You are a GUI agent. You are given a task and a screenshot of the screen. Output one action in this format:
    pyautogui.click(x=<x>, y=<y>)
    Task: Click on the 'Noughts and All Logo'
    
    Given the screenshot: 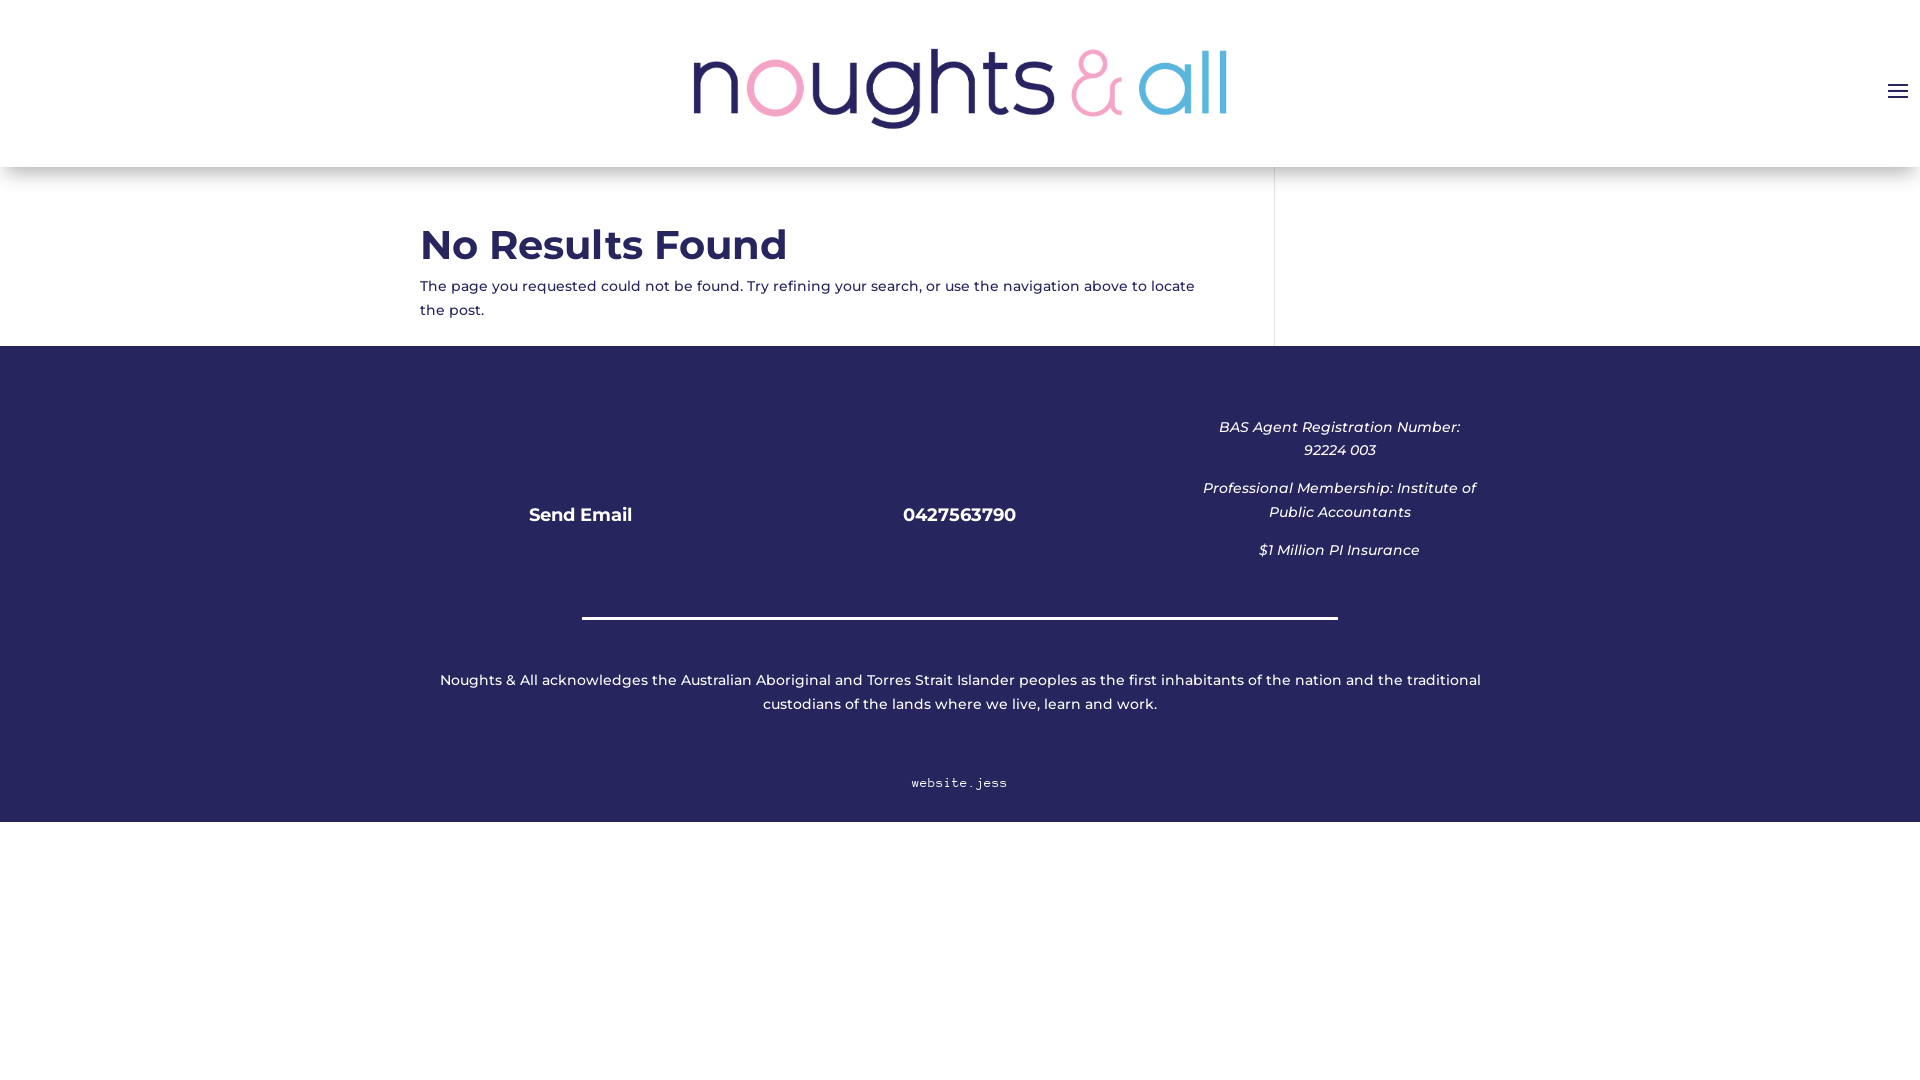 What is the action you would take?
    pyautogui.click(x=960, y=87)
    